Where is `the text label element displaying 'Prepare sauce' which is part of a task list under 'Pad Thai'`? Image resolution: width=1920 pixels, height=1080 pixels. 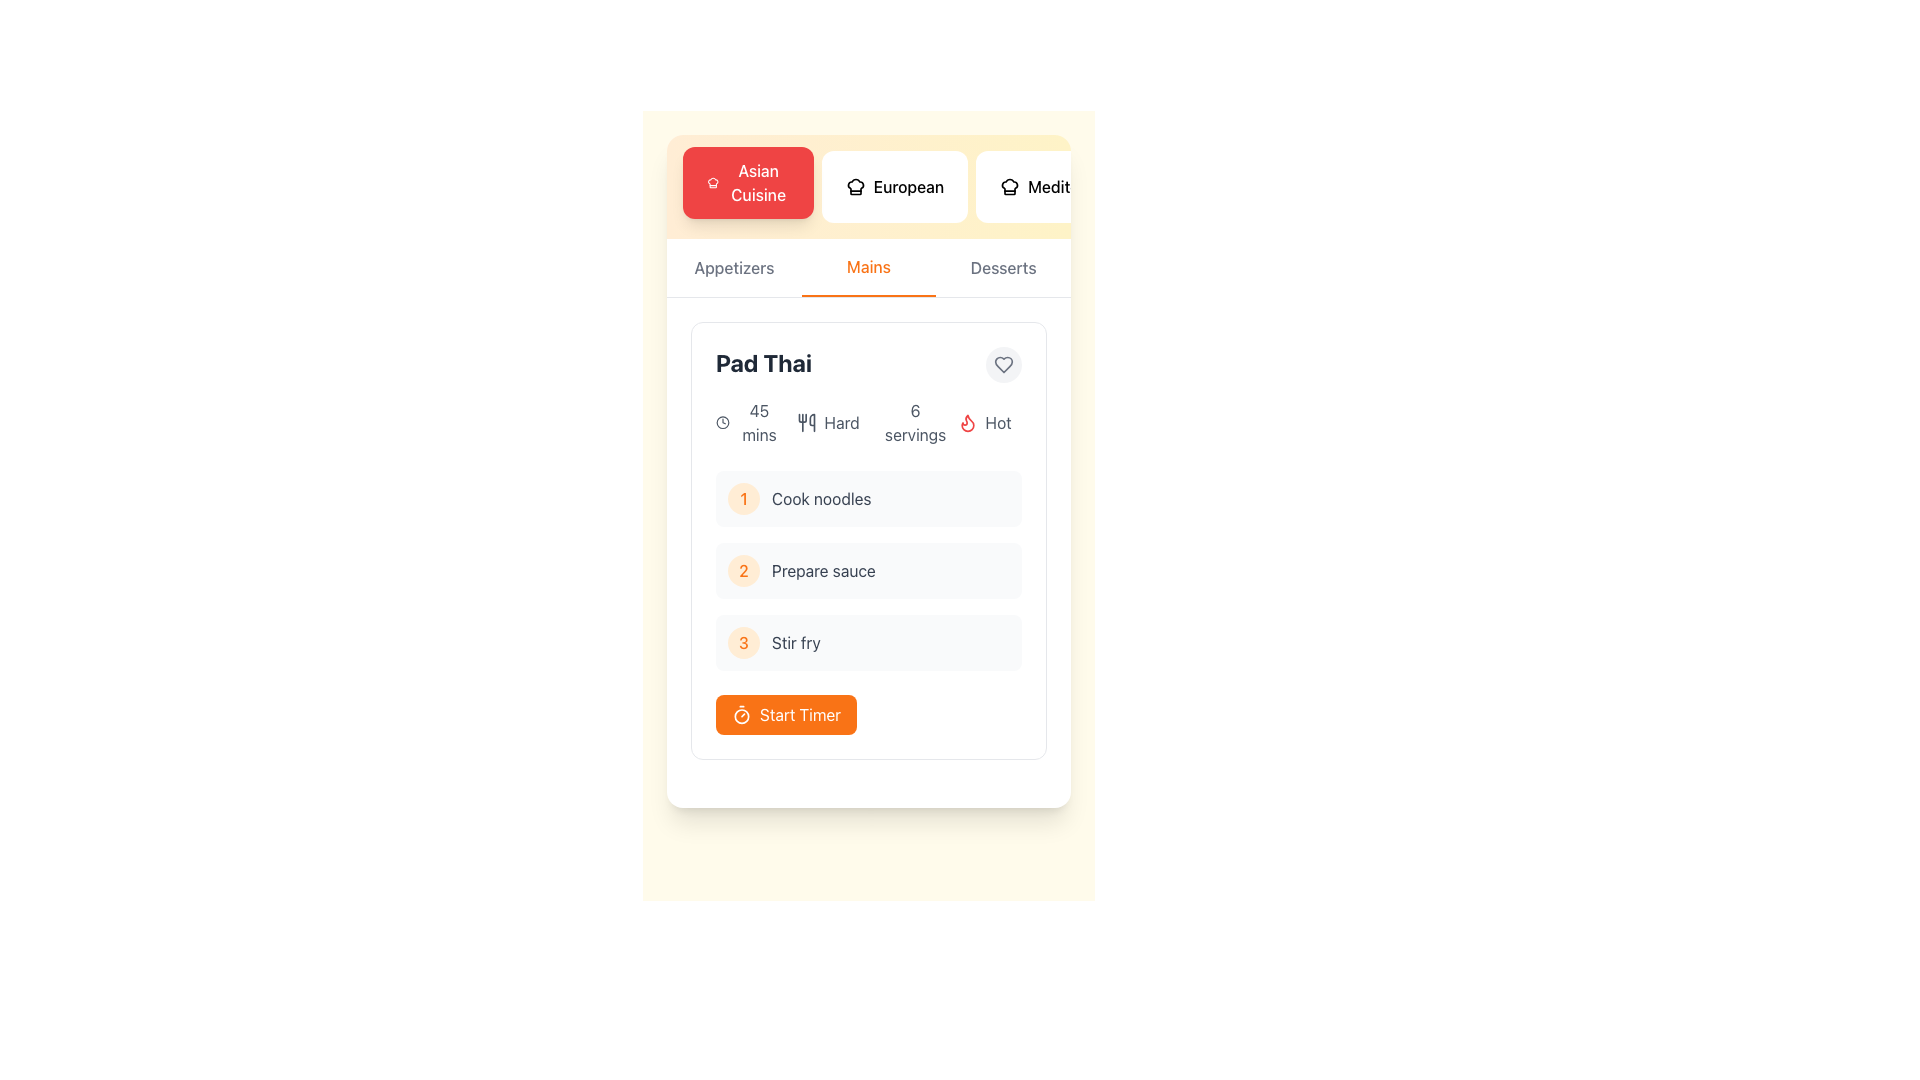
the text label element displaying 'Prepare sauce' which is part of a task list under 'Pad Thai' is located at coordinates (823, 570).